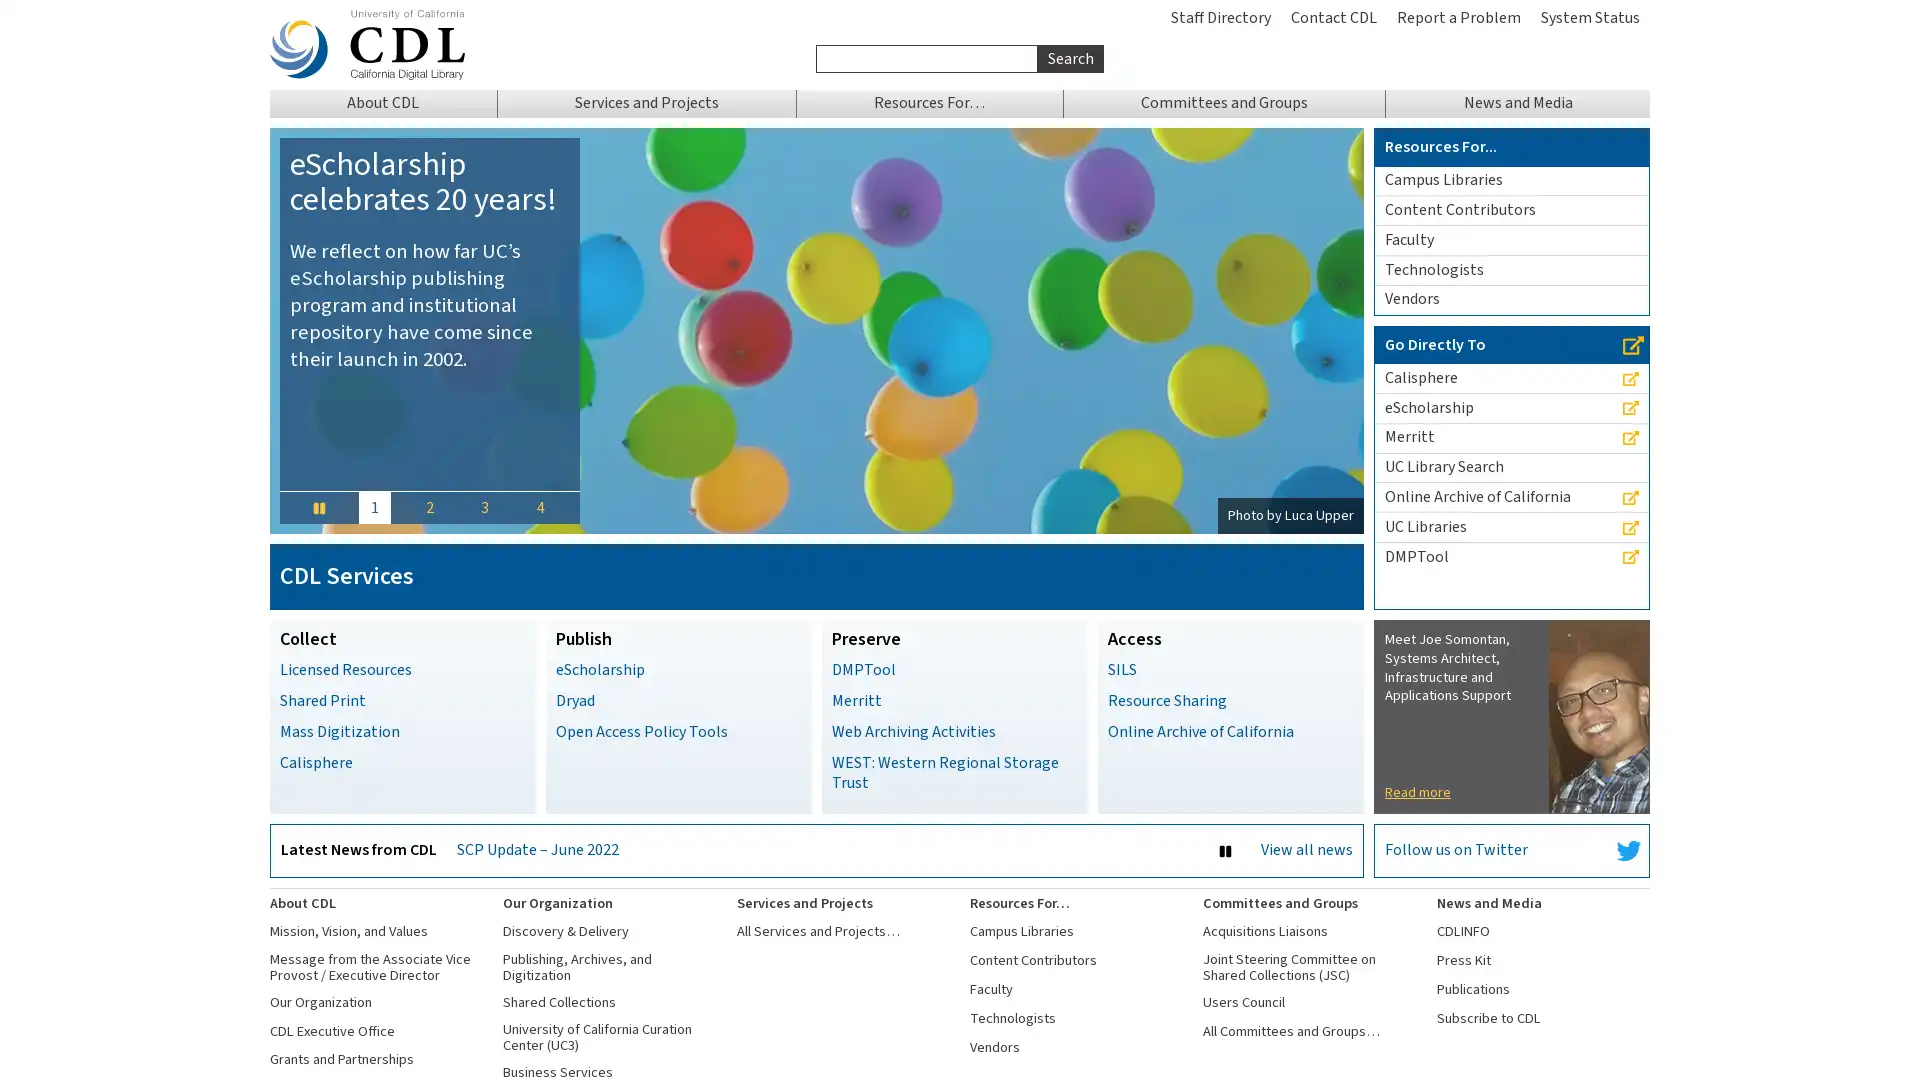 The width and height of the screenshot is (1920, 1080). Describe the element at coordinates (539, 505) in the screenshot. I see `go to slide 4 of 4` at that location.